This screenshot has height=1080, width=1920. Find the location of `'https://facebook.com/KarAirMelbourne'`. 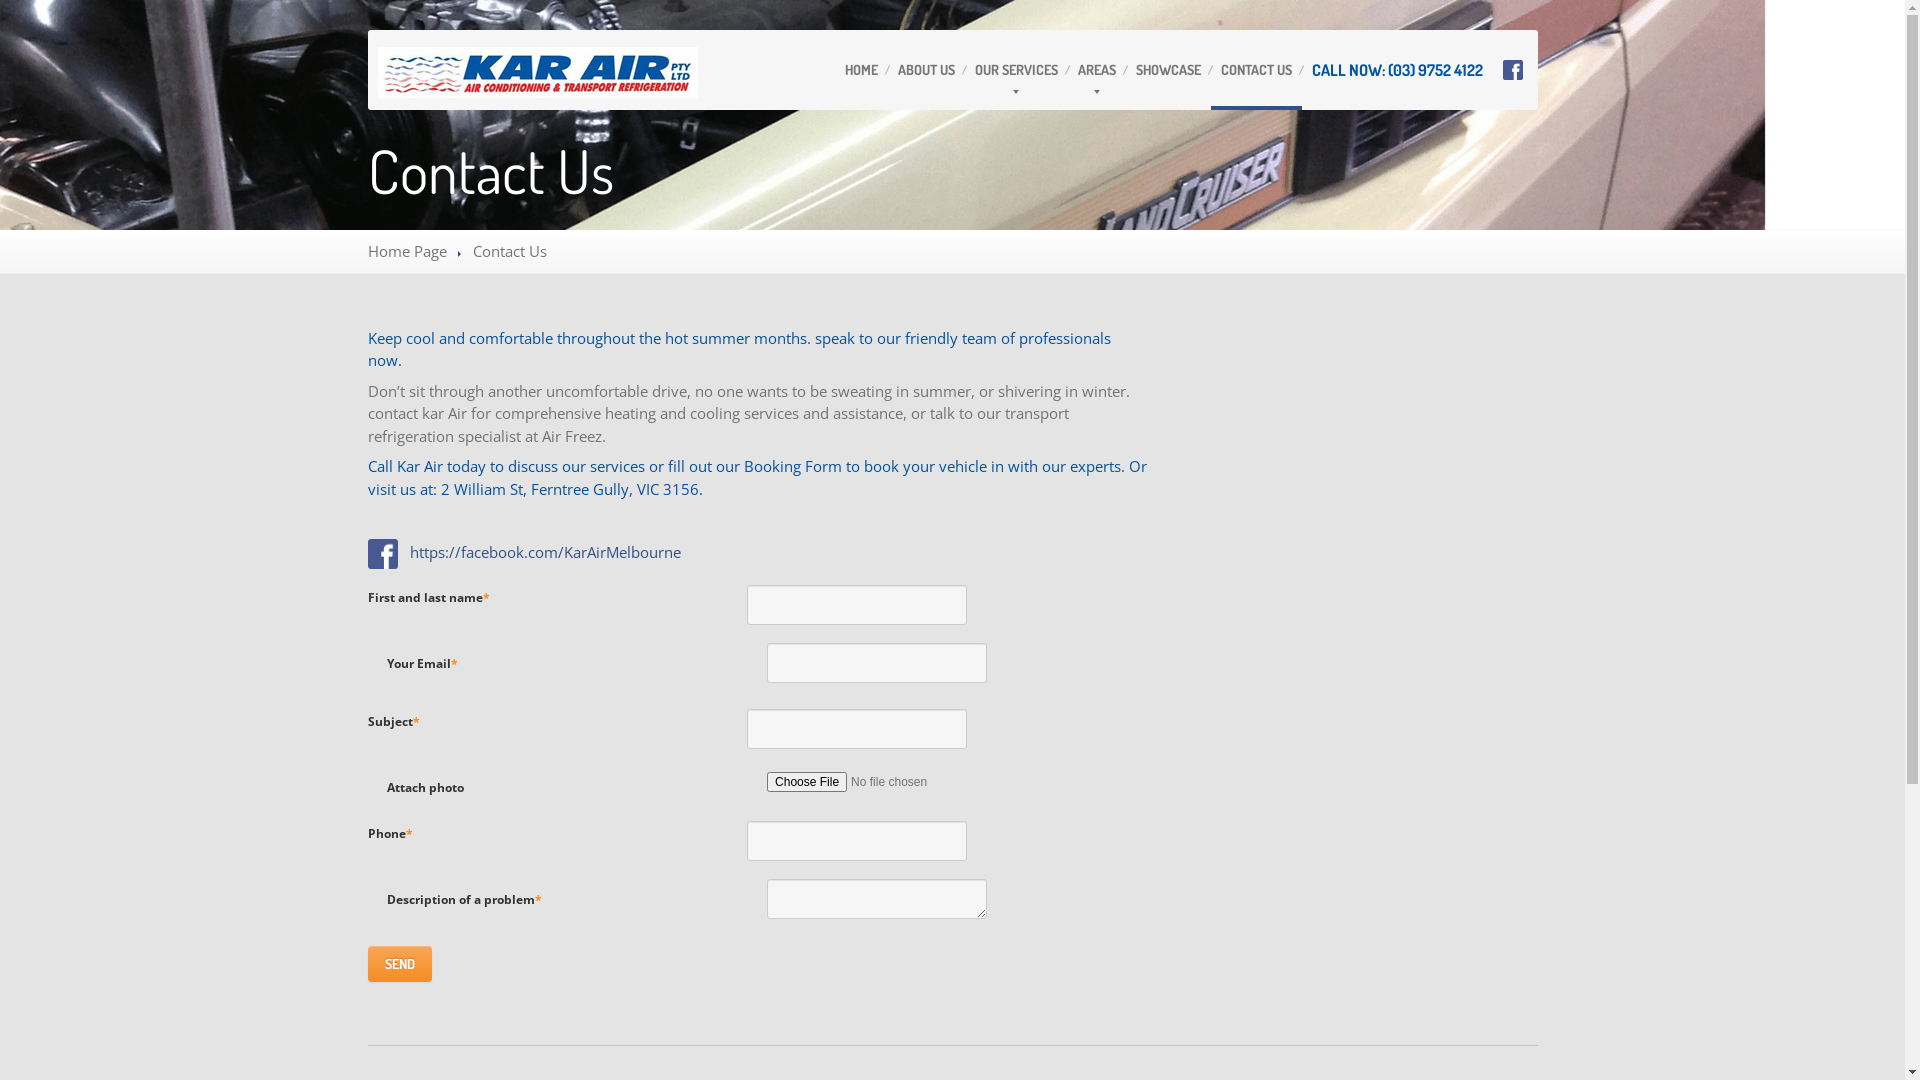

'https://facebook.com/KarAirMelbourne' is located at coordinates (545, 551).